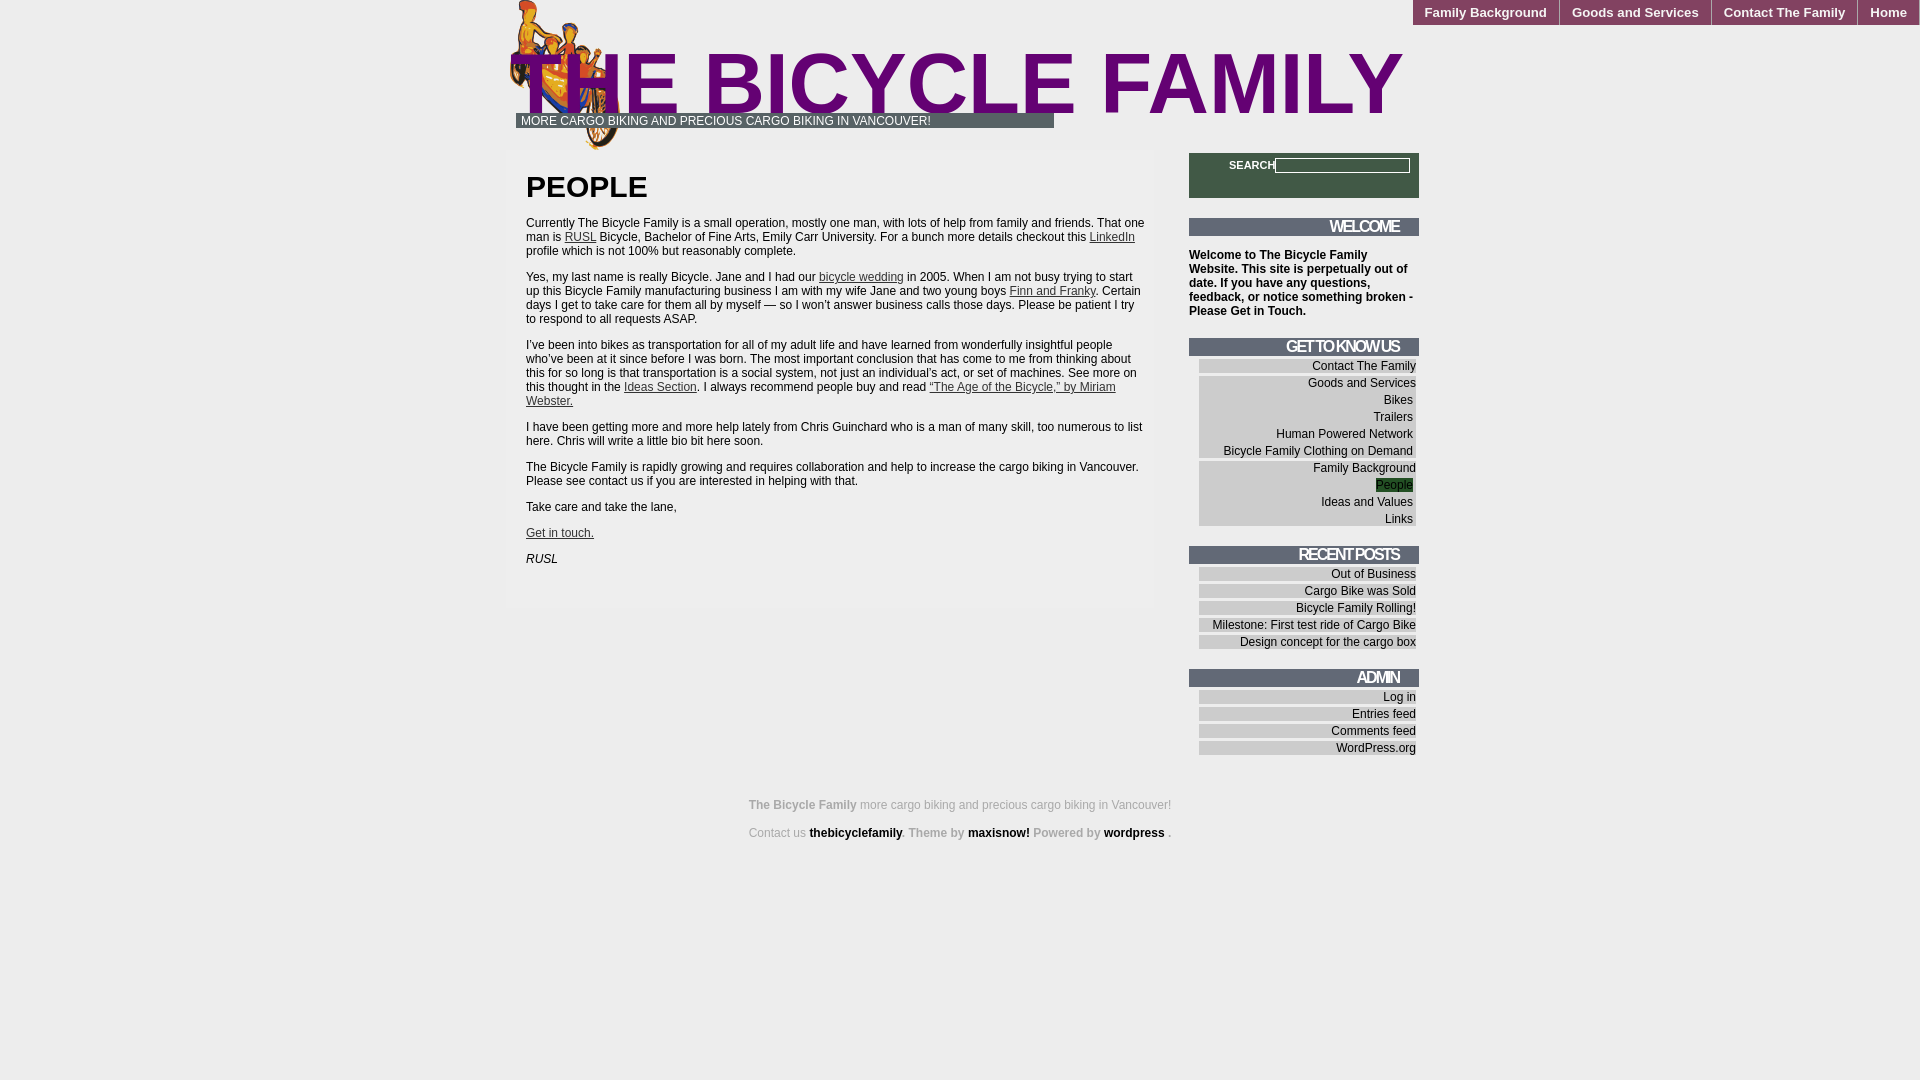 This screenshot has height=1080, width=1920. I want to click on 'wordpress', so click(1136, 833).